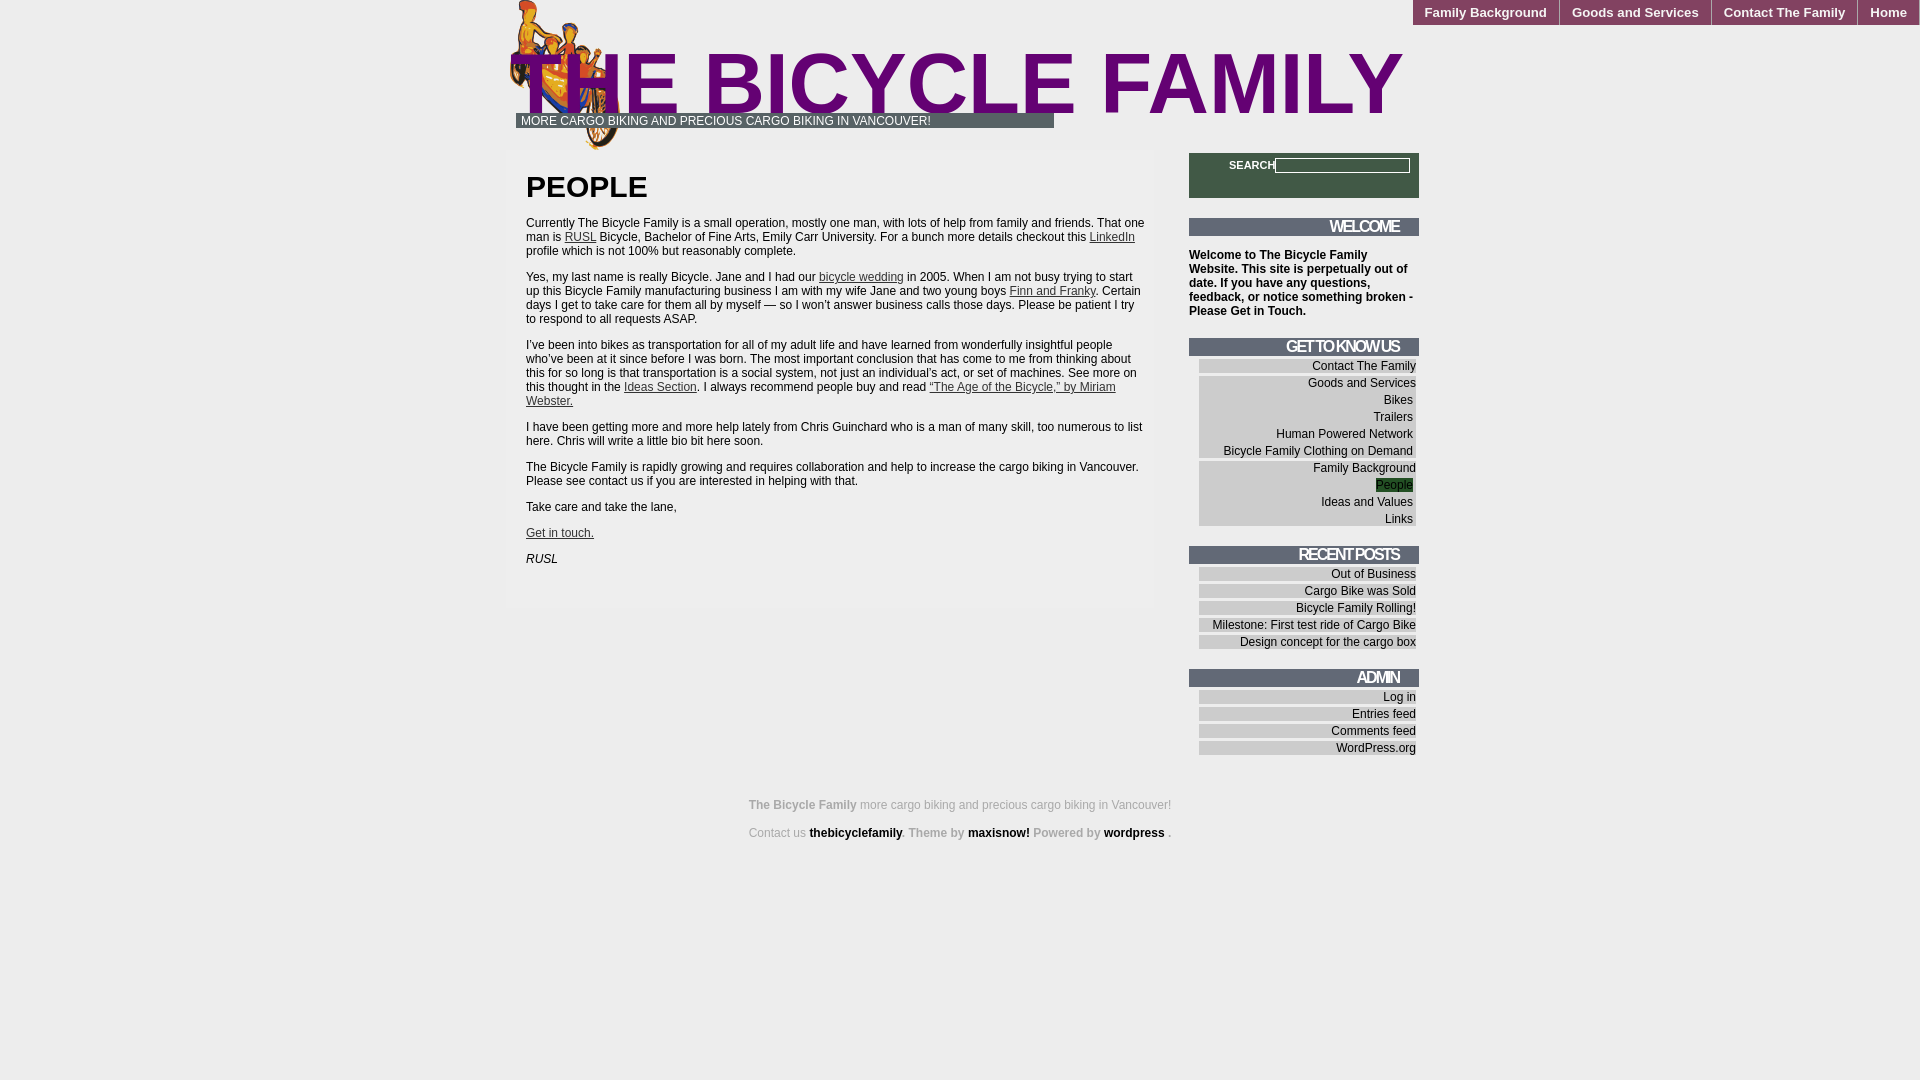 This screenshot has height=1080, width=1920. I want to click on 'wordpress', so click(1136, 833).